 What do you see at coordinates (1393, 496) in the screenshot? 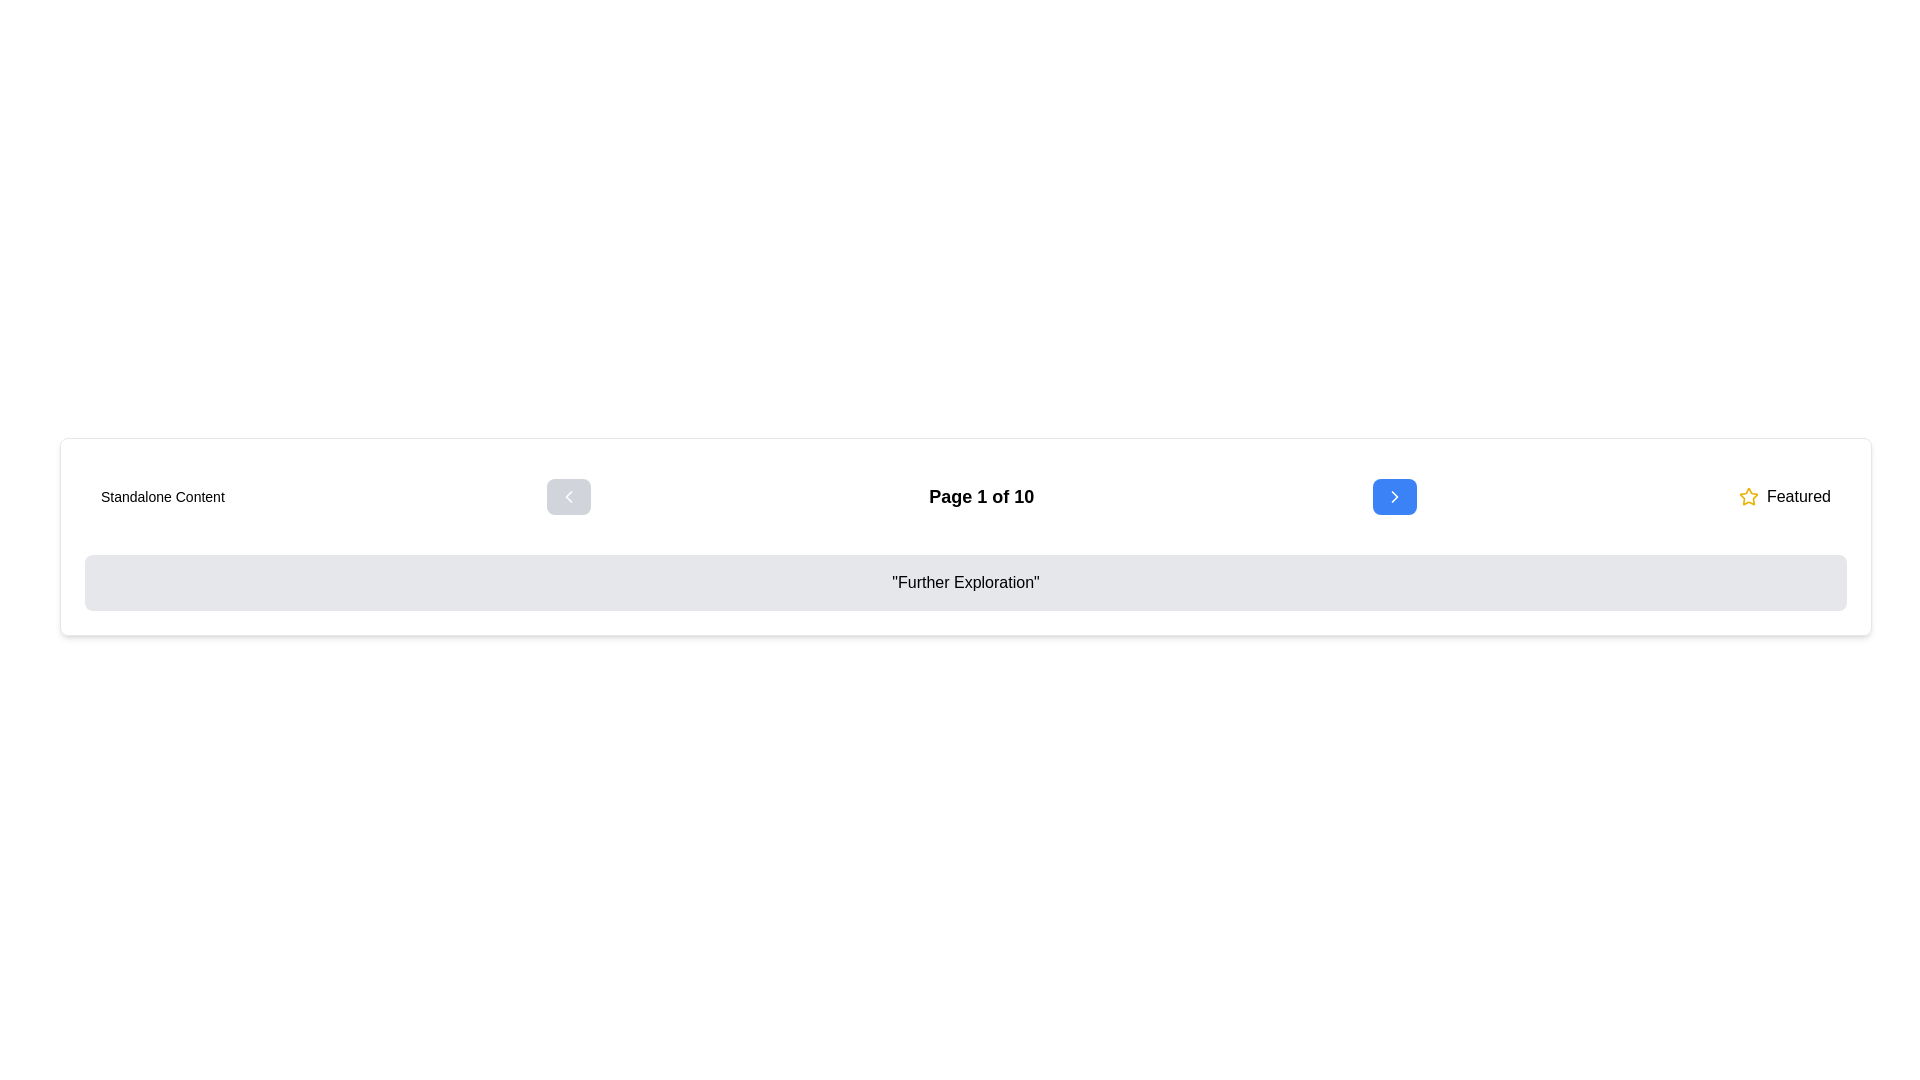
I see `the 'Next' button located to the right of 'Page 1 of 10'` at bounding box center [1393, 496].